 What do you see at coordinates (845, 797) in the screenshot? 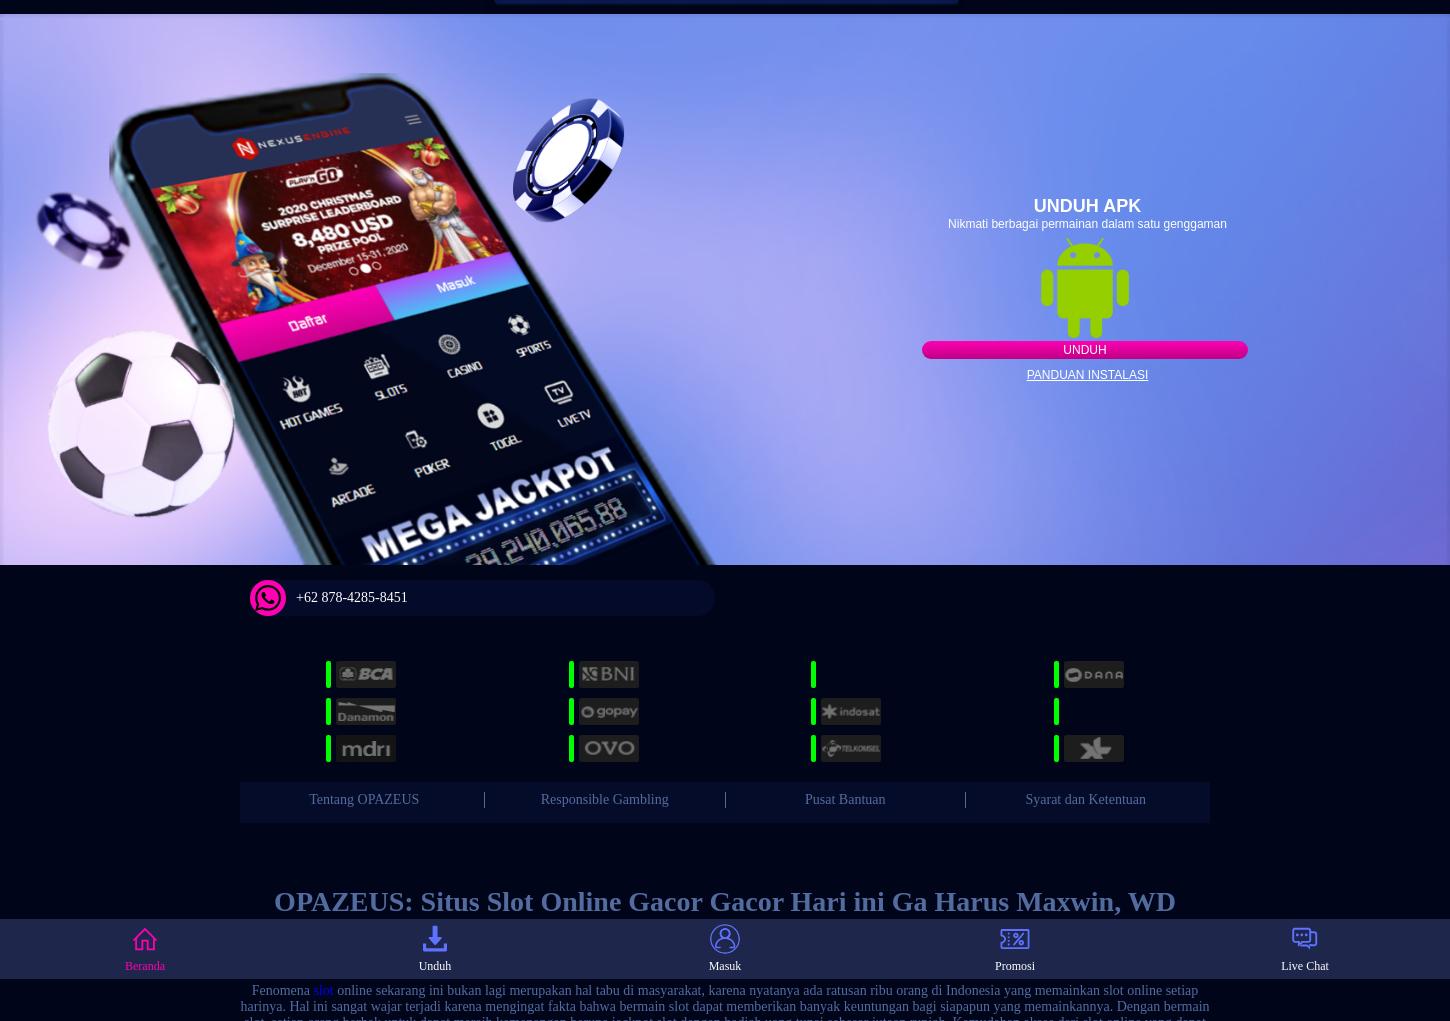
I see `'Pusat Bantuan'` at bounding box center [845, 797].